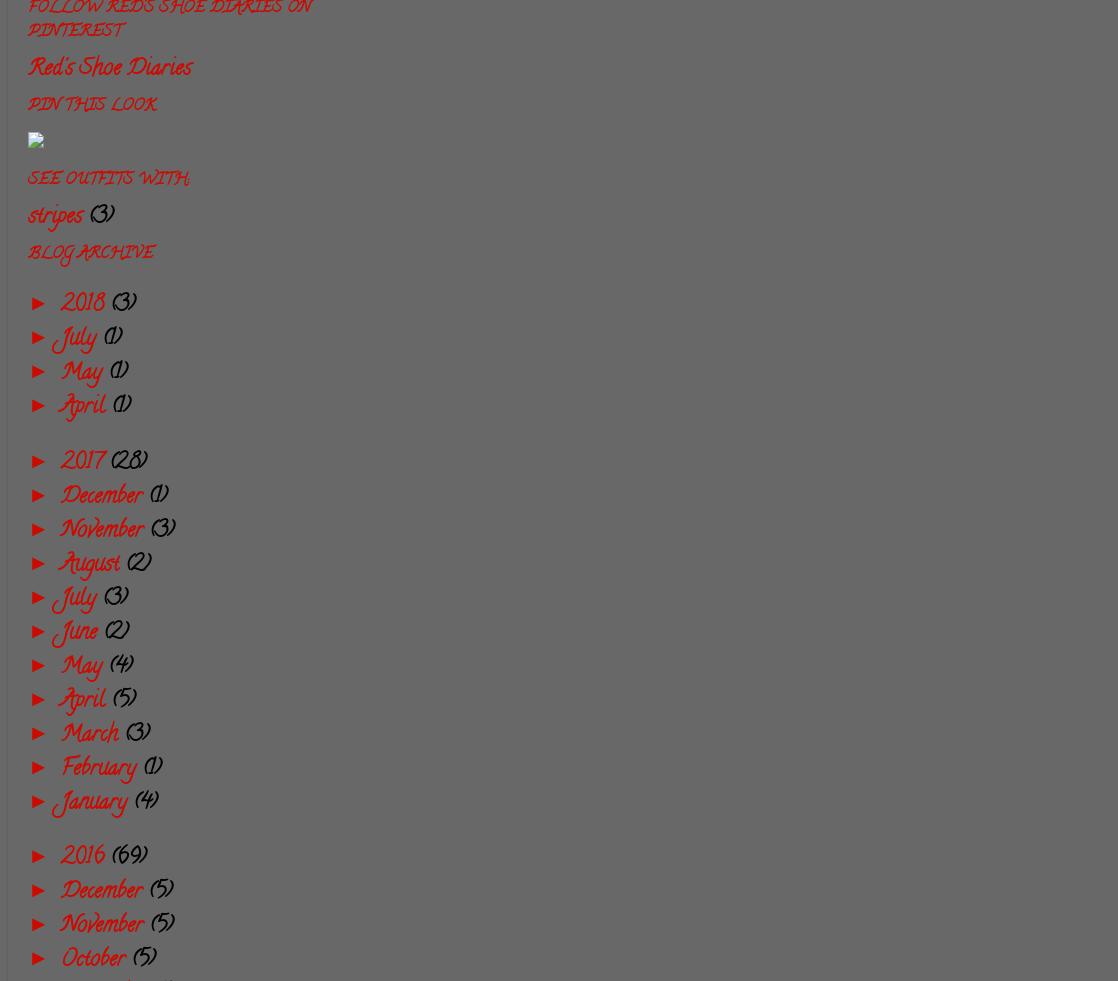  Describe the element at coordinates (27, 216) in the screenshot. I see `'stripes'` at that location.